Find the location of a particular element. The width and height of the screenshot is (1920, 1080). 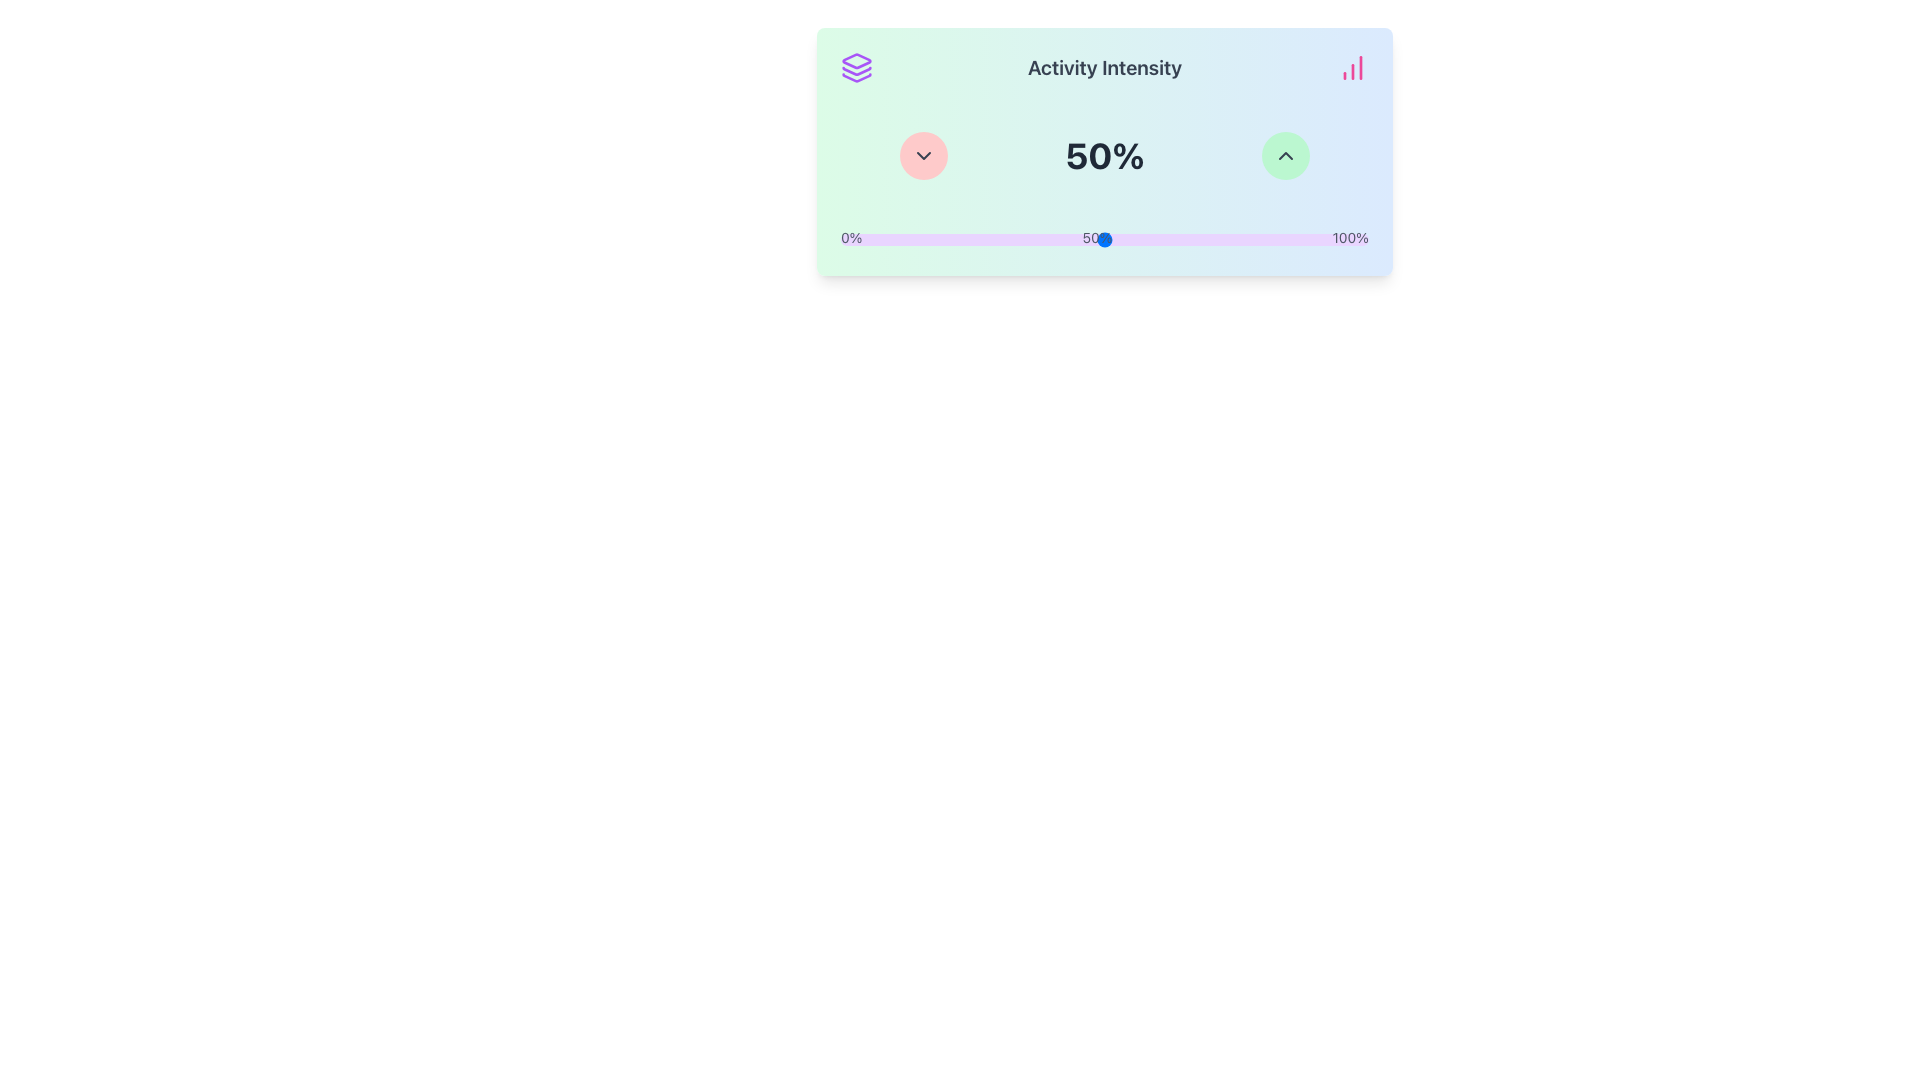

the Text label displaying '50%' which is centrally located between '0%' and '100%' in the UI is located at coordinates (1096, 238).